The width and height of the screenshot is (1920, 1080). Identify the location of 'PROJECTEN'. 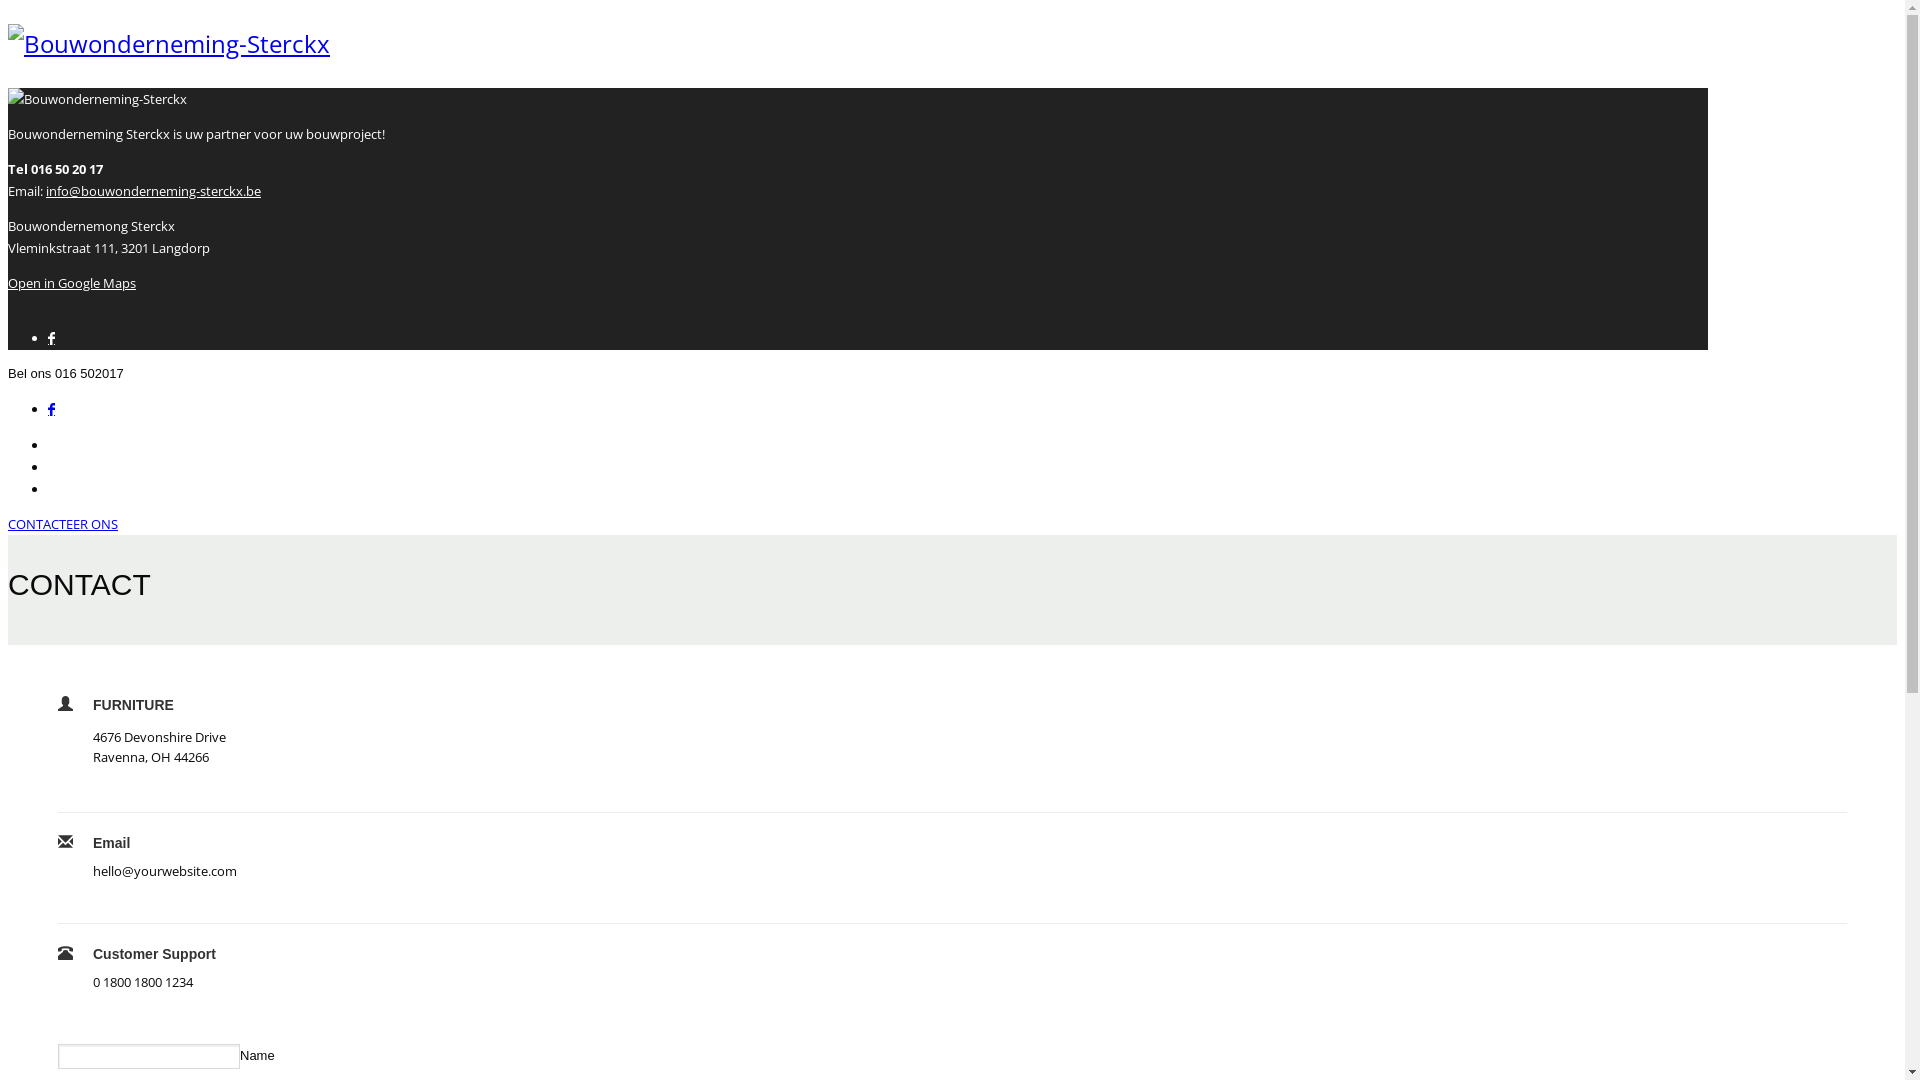
(84, 489).